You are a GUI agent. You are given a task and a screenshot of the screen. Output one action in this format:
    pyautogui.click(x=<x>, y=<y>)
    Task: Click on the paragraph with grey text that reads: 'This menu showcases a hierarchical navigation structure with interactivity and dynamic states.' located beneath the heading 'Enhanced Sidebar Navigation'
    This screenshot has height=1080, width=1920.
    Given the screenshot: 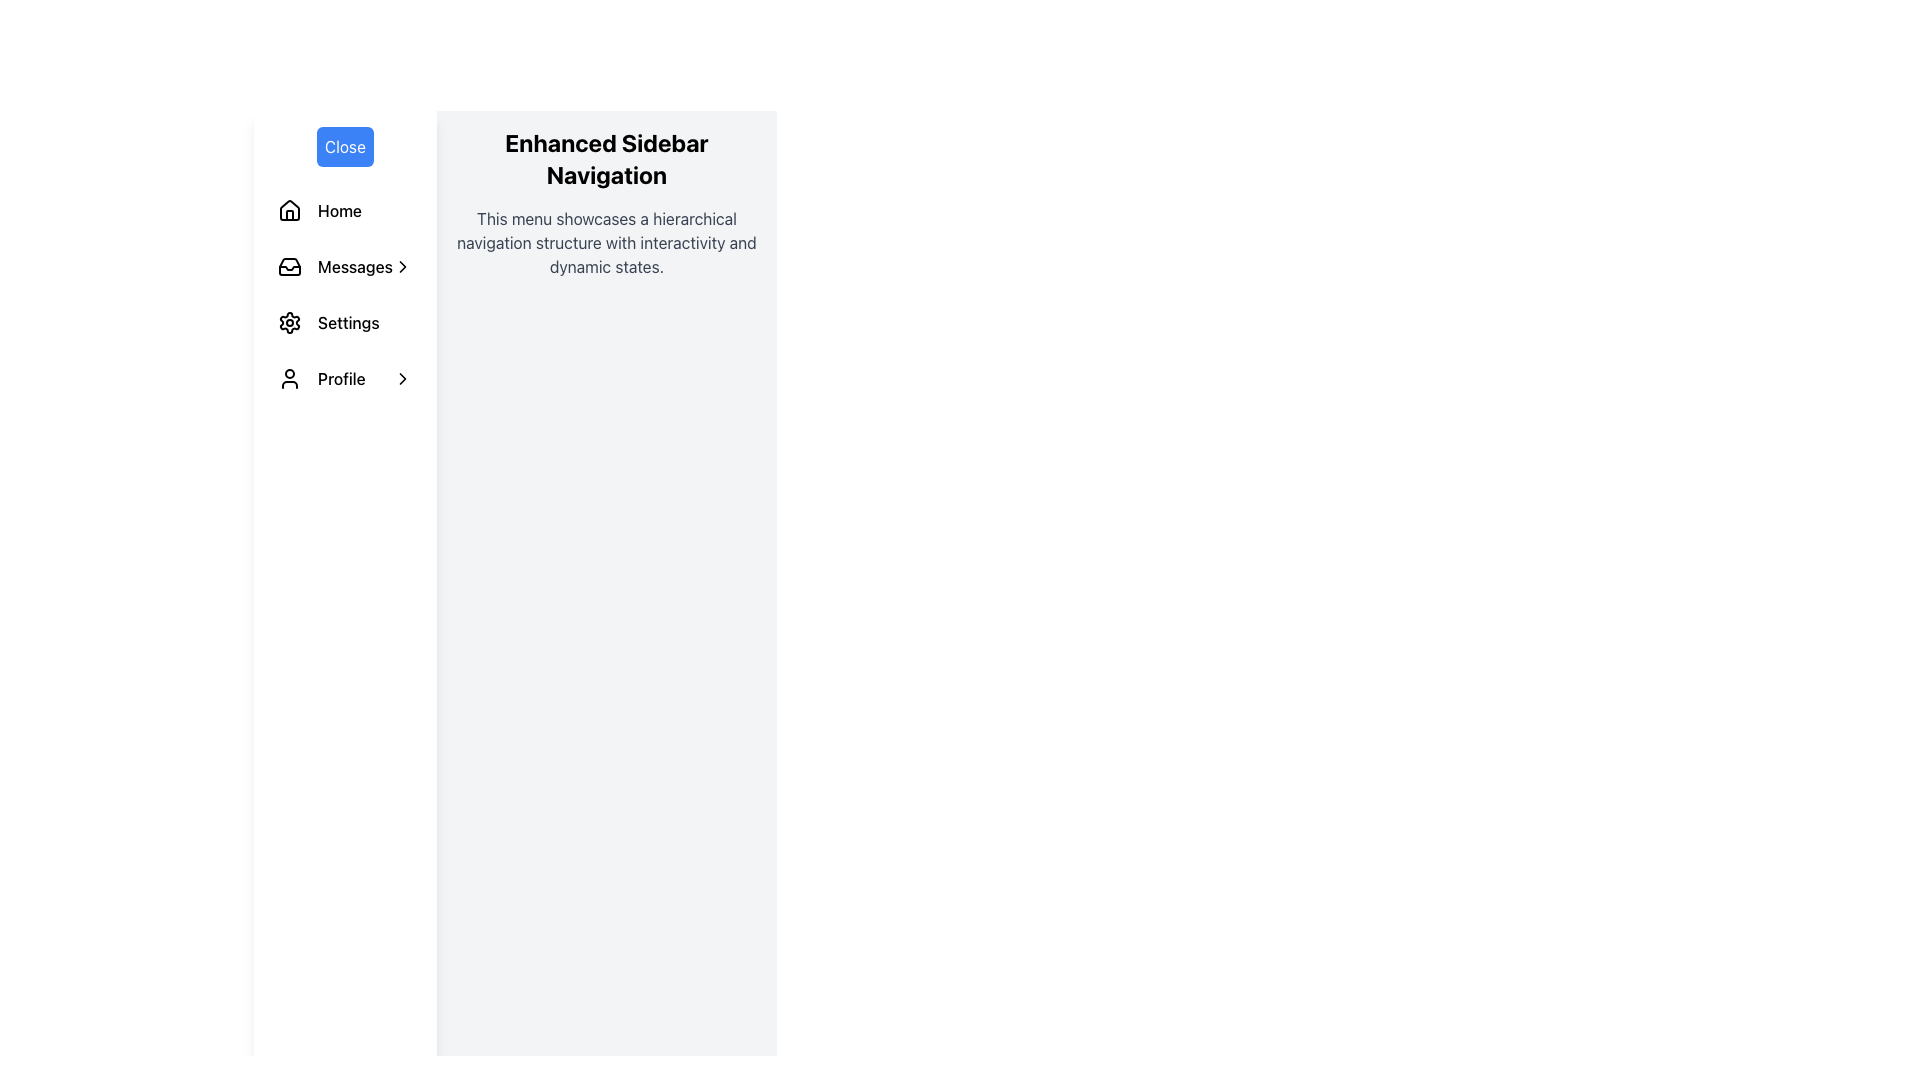 What is the action you would take?
    pyautogui.click(x=605, y=242)
    